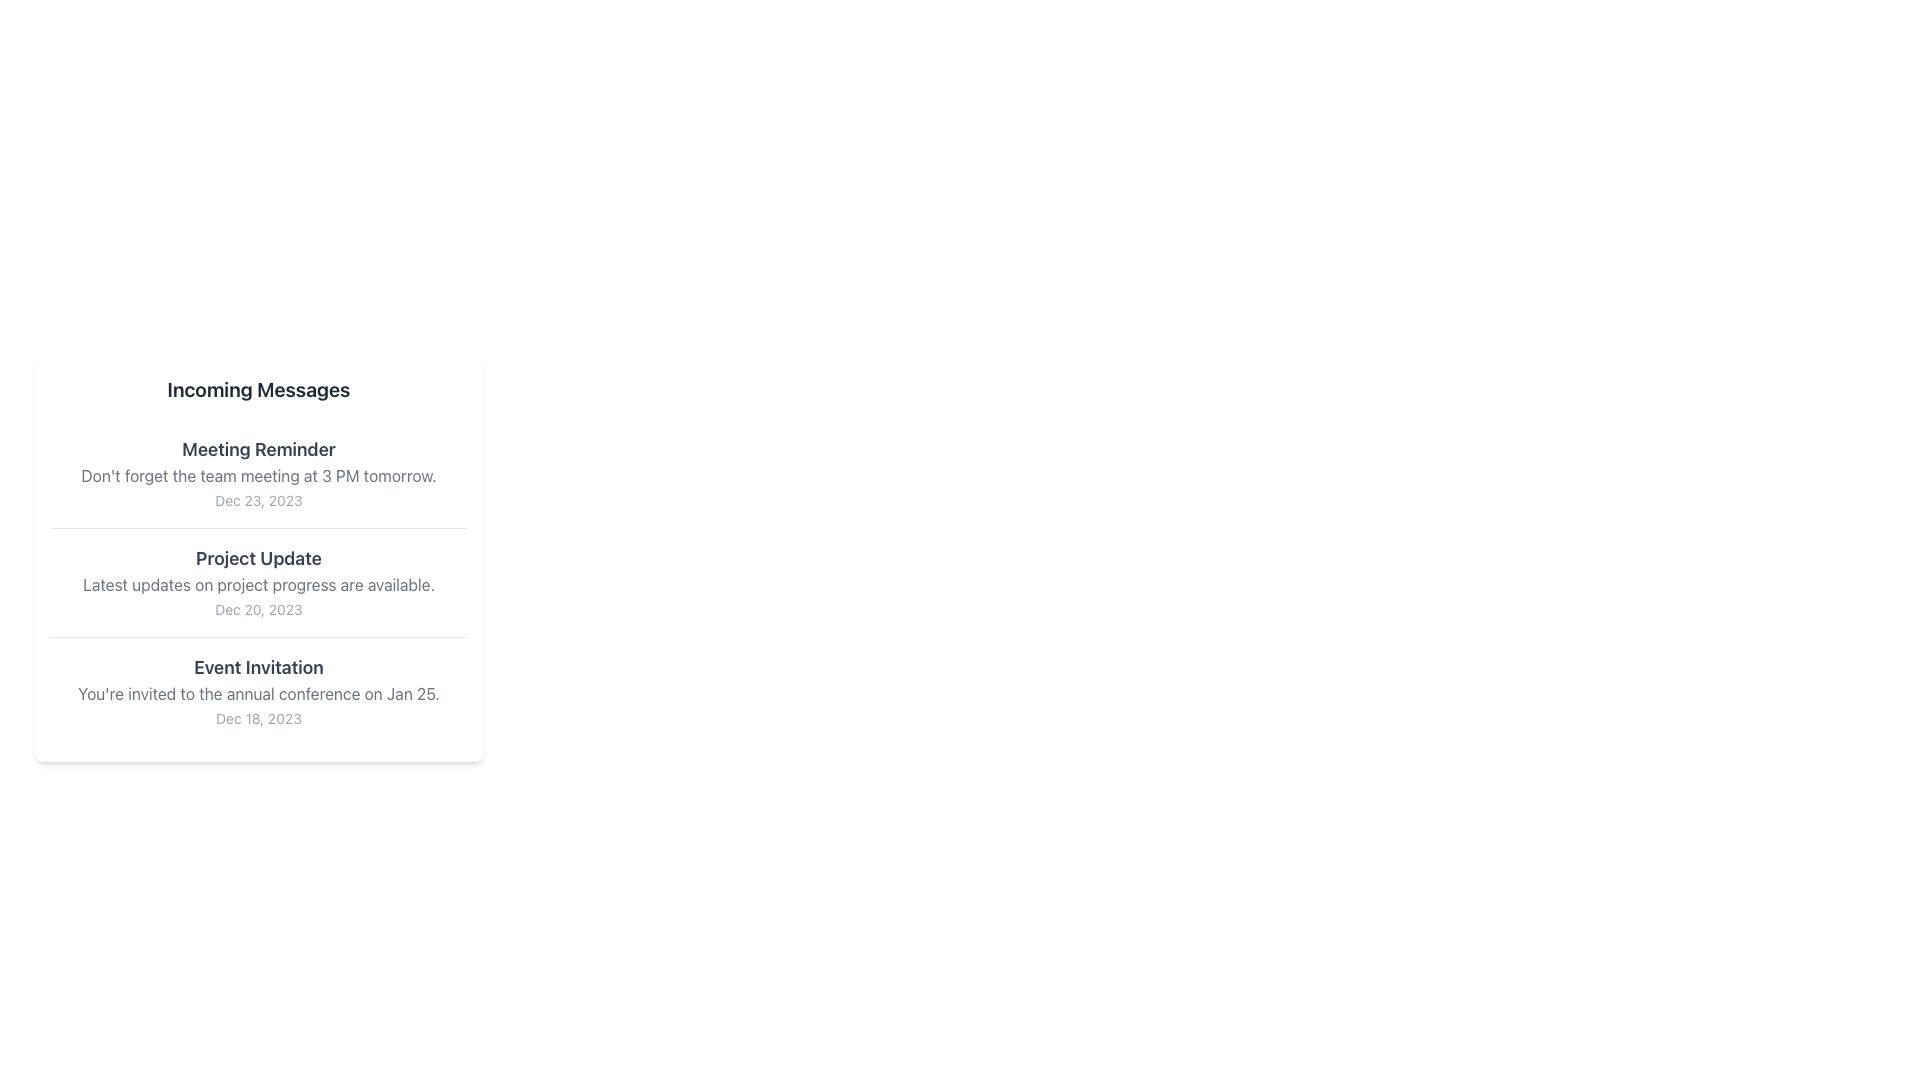  What do you see at coordinates (258, 475) in the screenshot?
I see `the text element providing additional information about the meeting, located in the section labeled 'Meeting Reminder', directly below the title 'Meeting Reminder'` at bounding box center [258, 475].